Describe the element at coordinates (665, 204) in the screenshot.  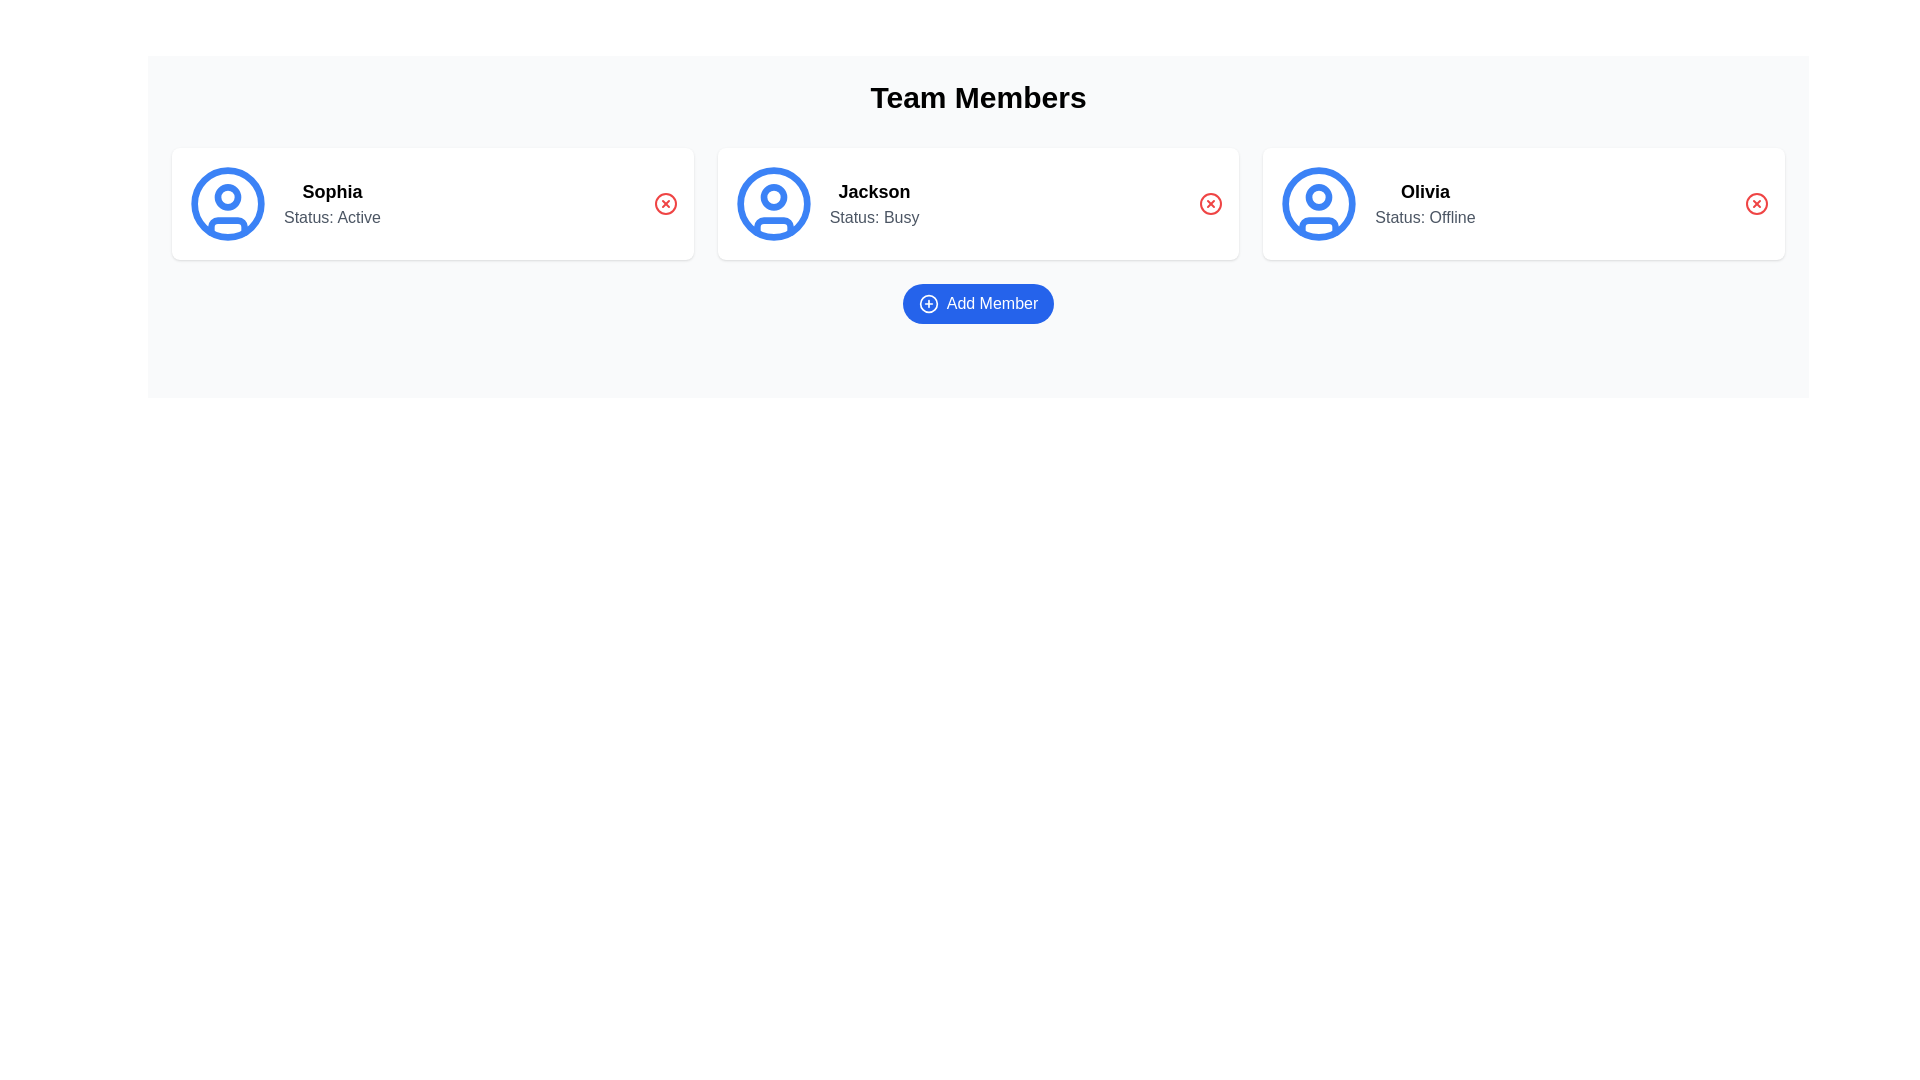
I see `the circular red outlined button with a white 'X' located in the top-right corner of Sophia's card in the Team Members section` at that location.